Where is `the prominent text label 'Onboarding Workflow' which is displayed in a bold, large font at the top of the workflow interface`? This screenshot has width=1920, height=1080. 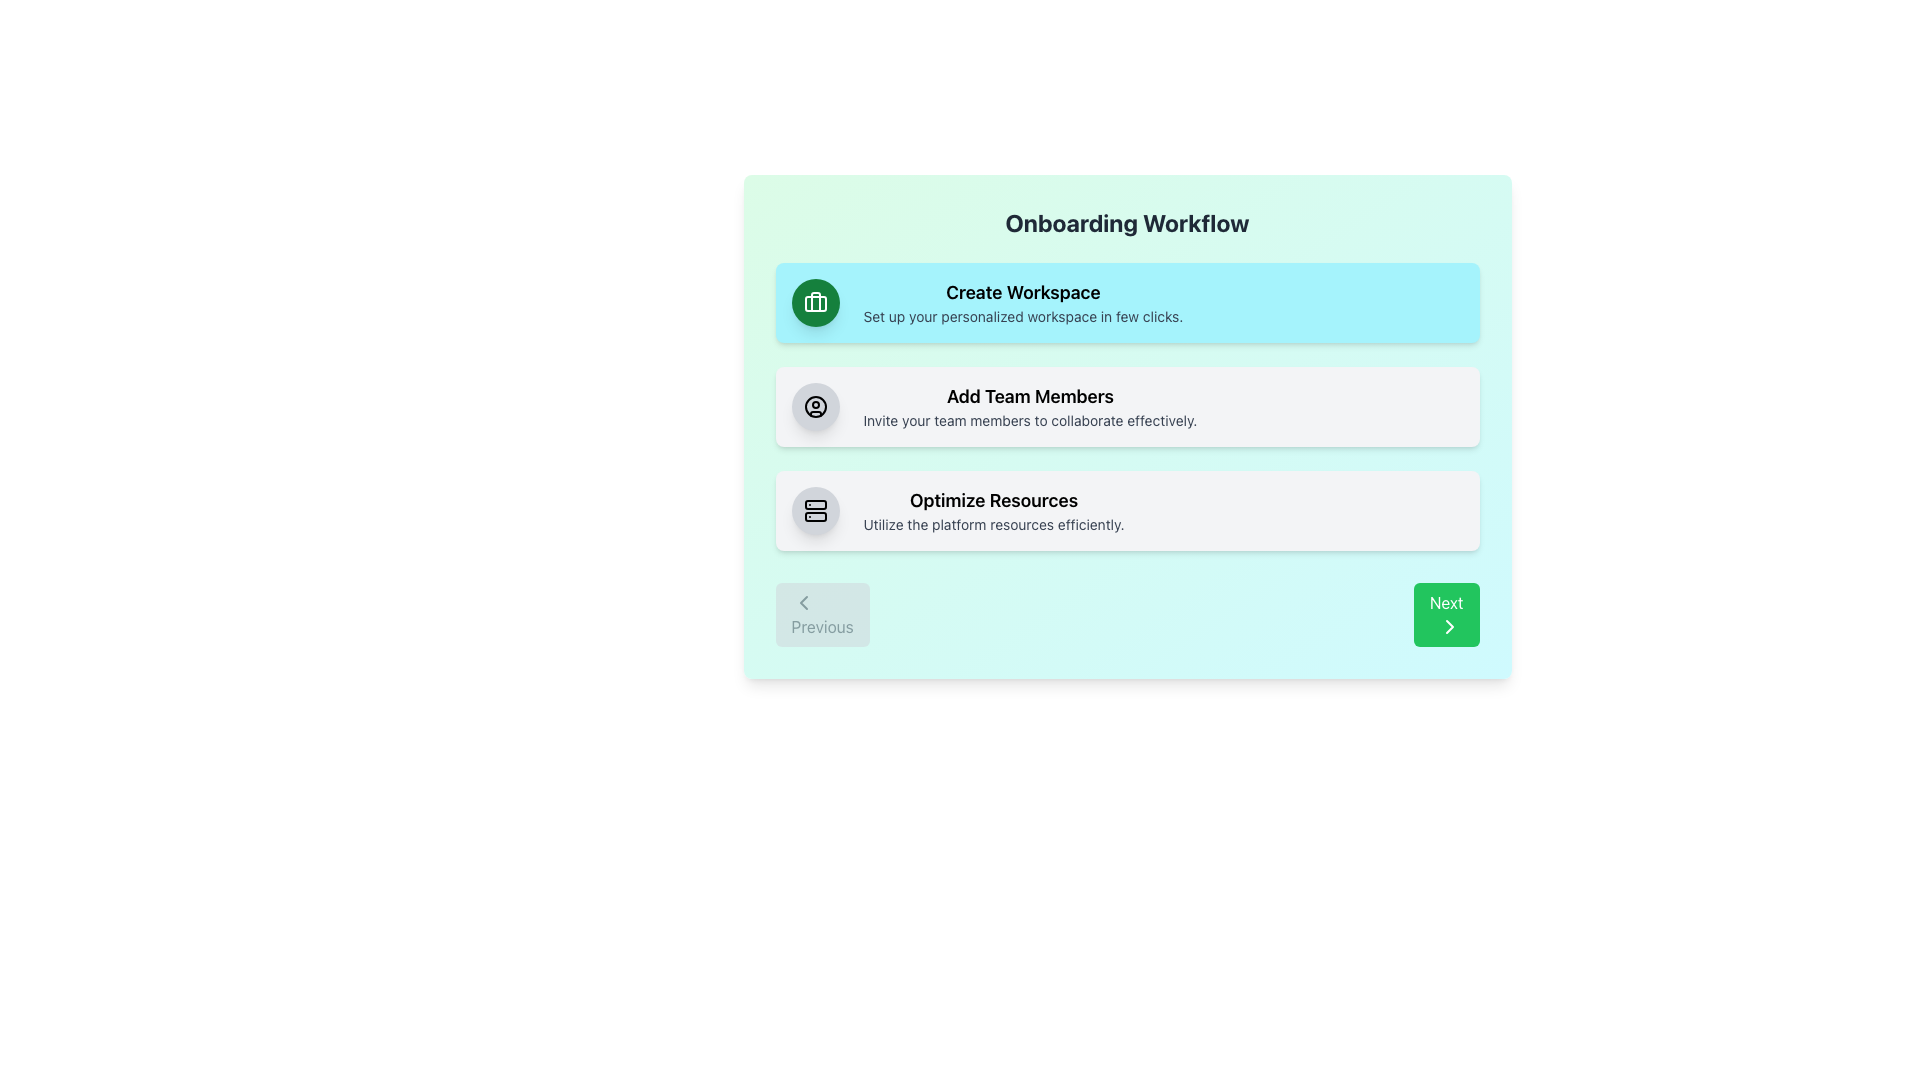
the prominent text label 'Onboarding Workflow' which is displayed in a bold, large font at the top of the workflow interface is located at coordinates (1127, 223).